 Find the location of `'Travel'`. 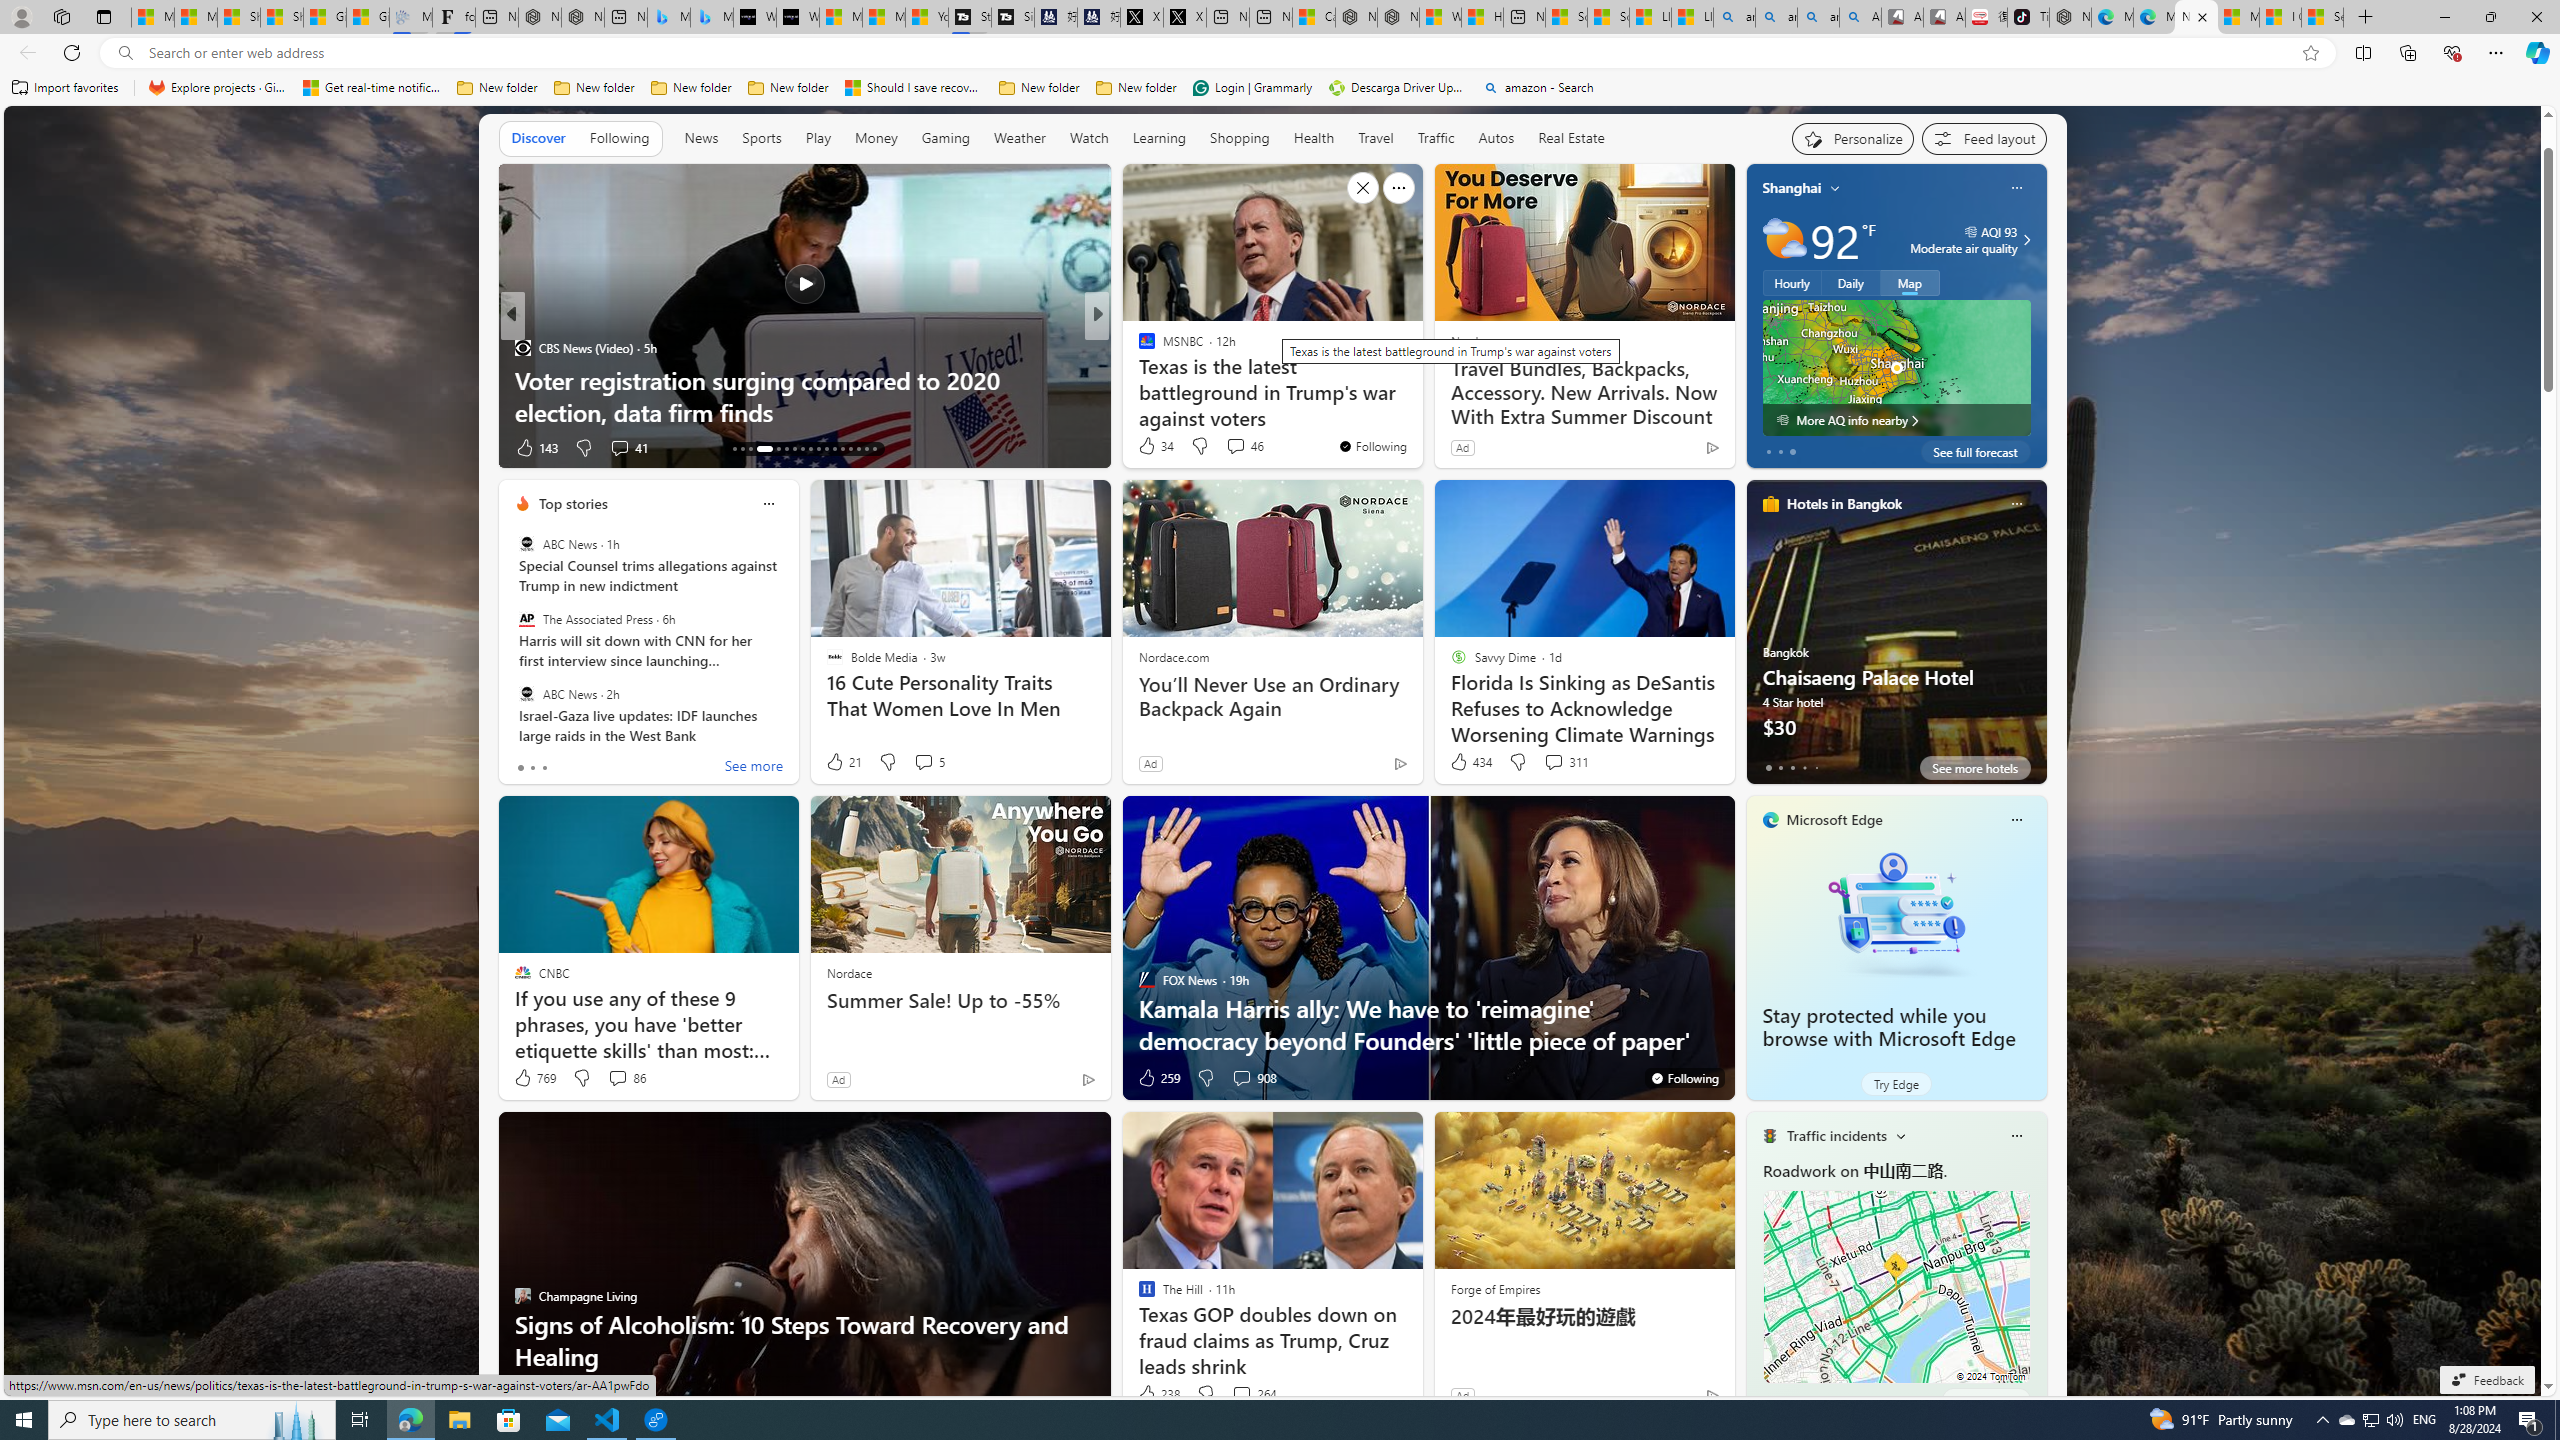

'Travel' is located at coordinates (1375, 138).